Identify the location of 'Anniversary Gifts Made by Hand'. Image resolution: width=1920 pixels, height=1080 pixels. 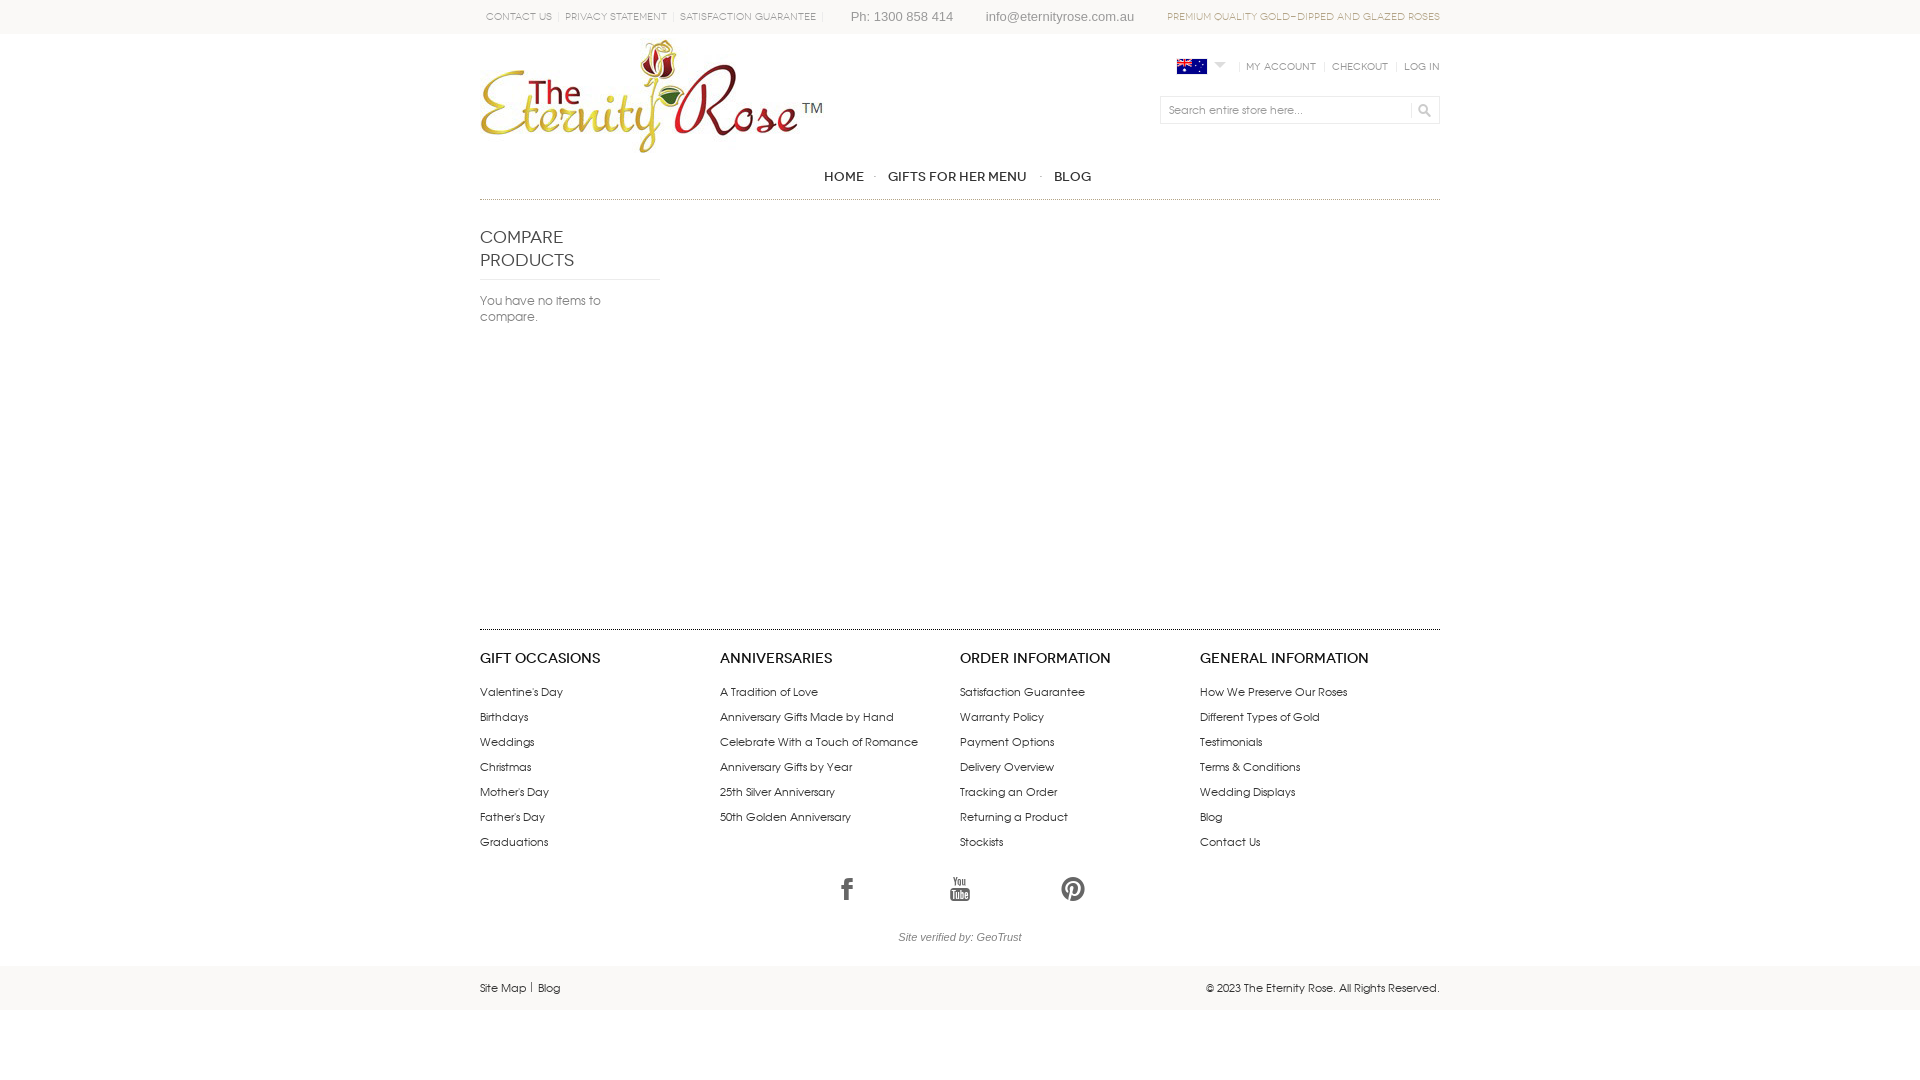
(806, 715).